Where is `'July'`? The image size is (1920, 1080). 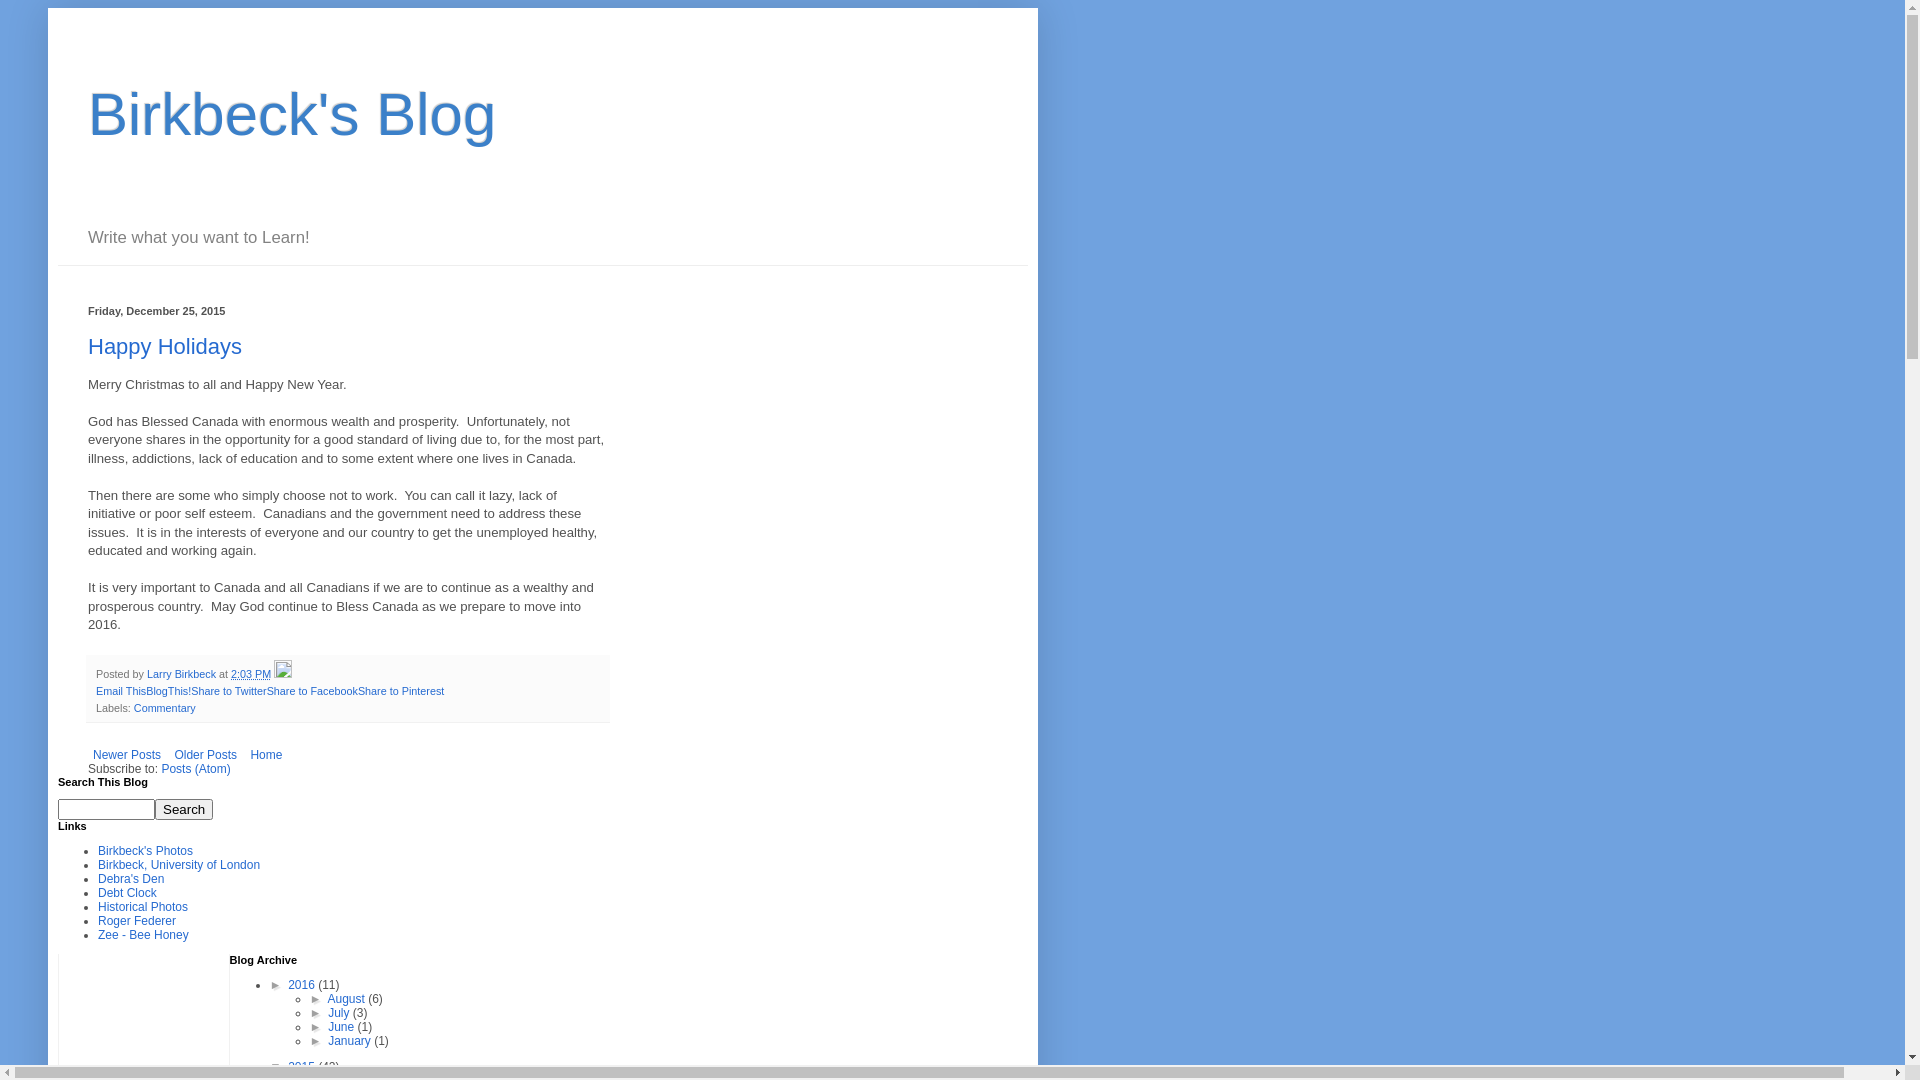
'July' is located at coordinates (340, 1013).